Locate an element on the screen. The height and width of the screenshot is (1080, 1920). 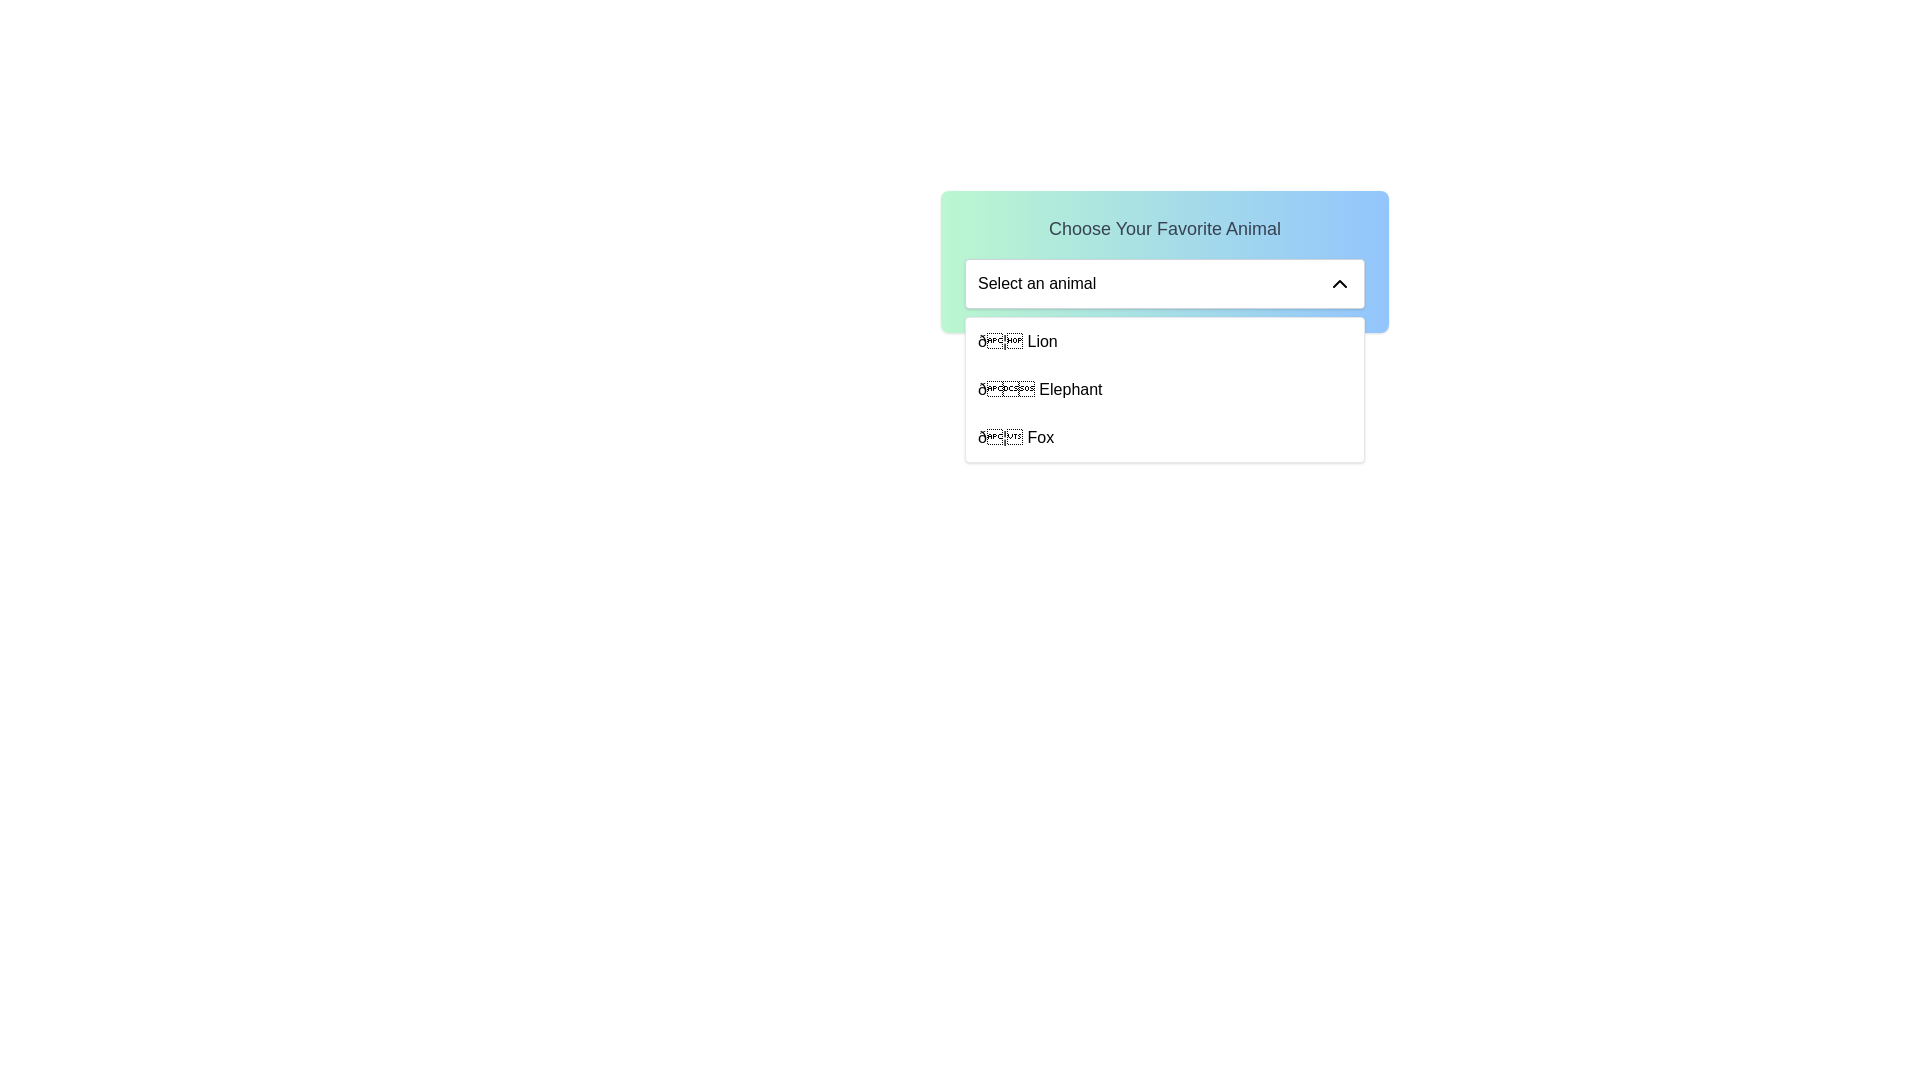
the static text element displaying 'Choose Your Favorite Animal,' which is centered in a medium-sized, gray, bold font above a dropdown menu is located at coordinates (1165, 227).